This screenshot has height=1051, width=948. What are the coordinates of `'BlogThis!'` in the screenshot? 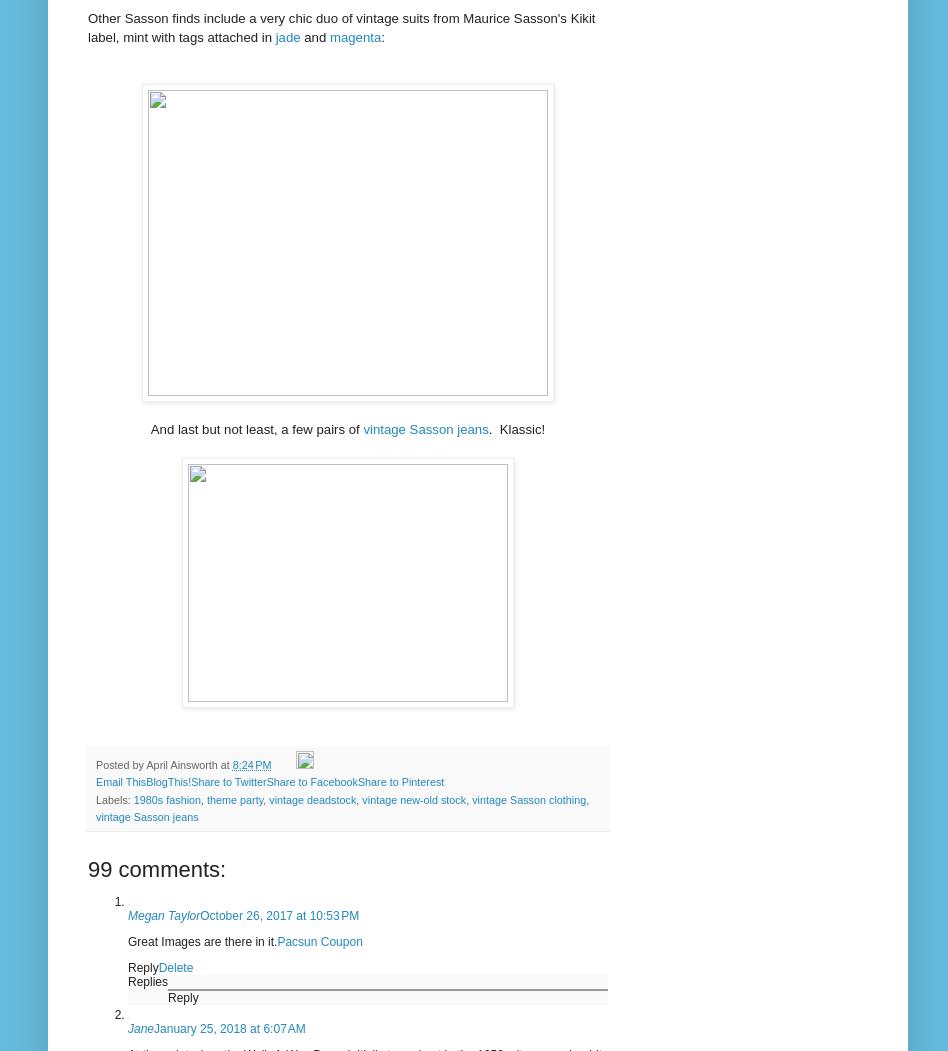 It's located at (144, 781).